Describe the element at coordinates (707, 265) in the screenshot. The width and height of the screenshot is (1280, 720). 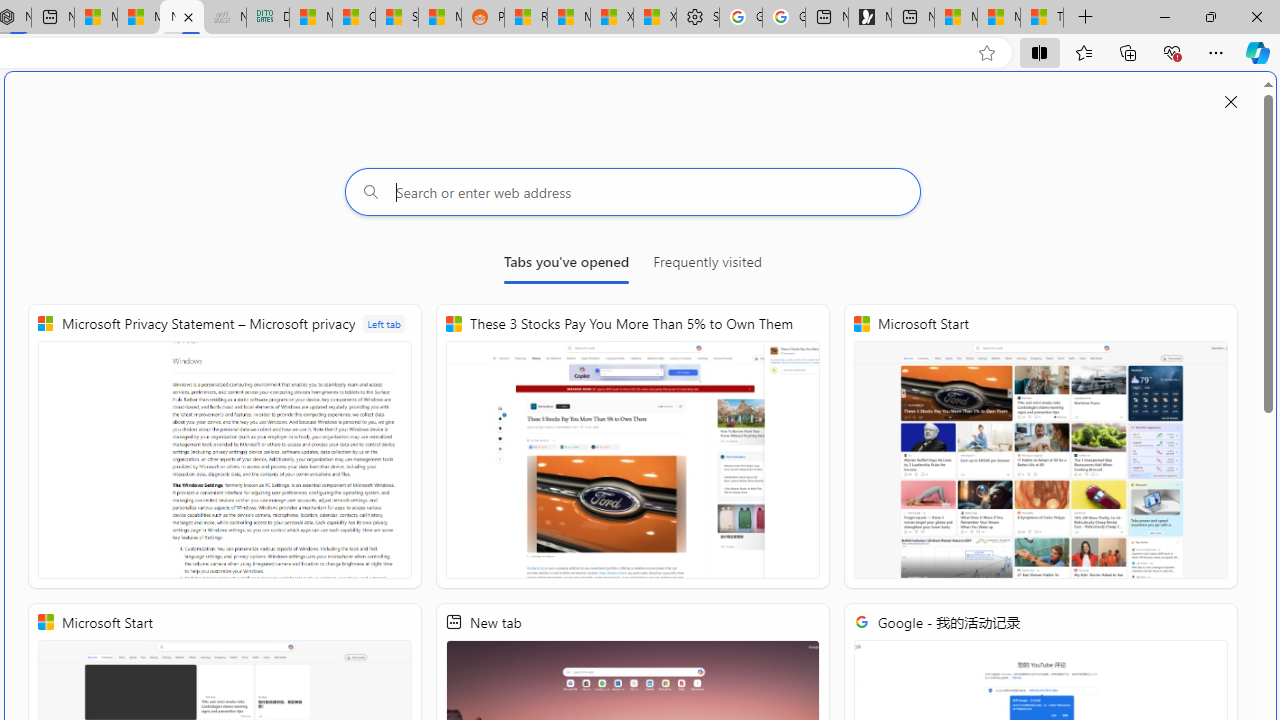
I see `'Frequently visited'` at that location.